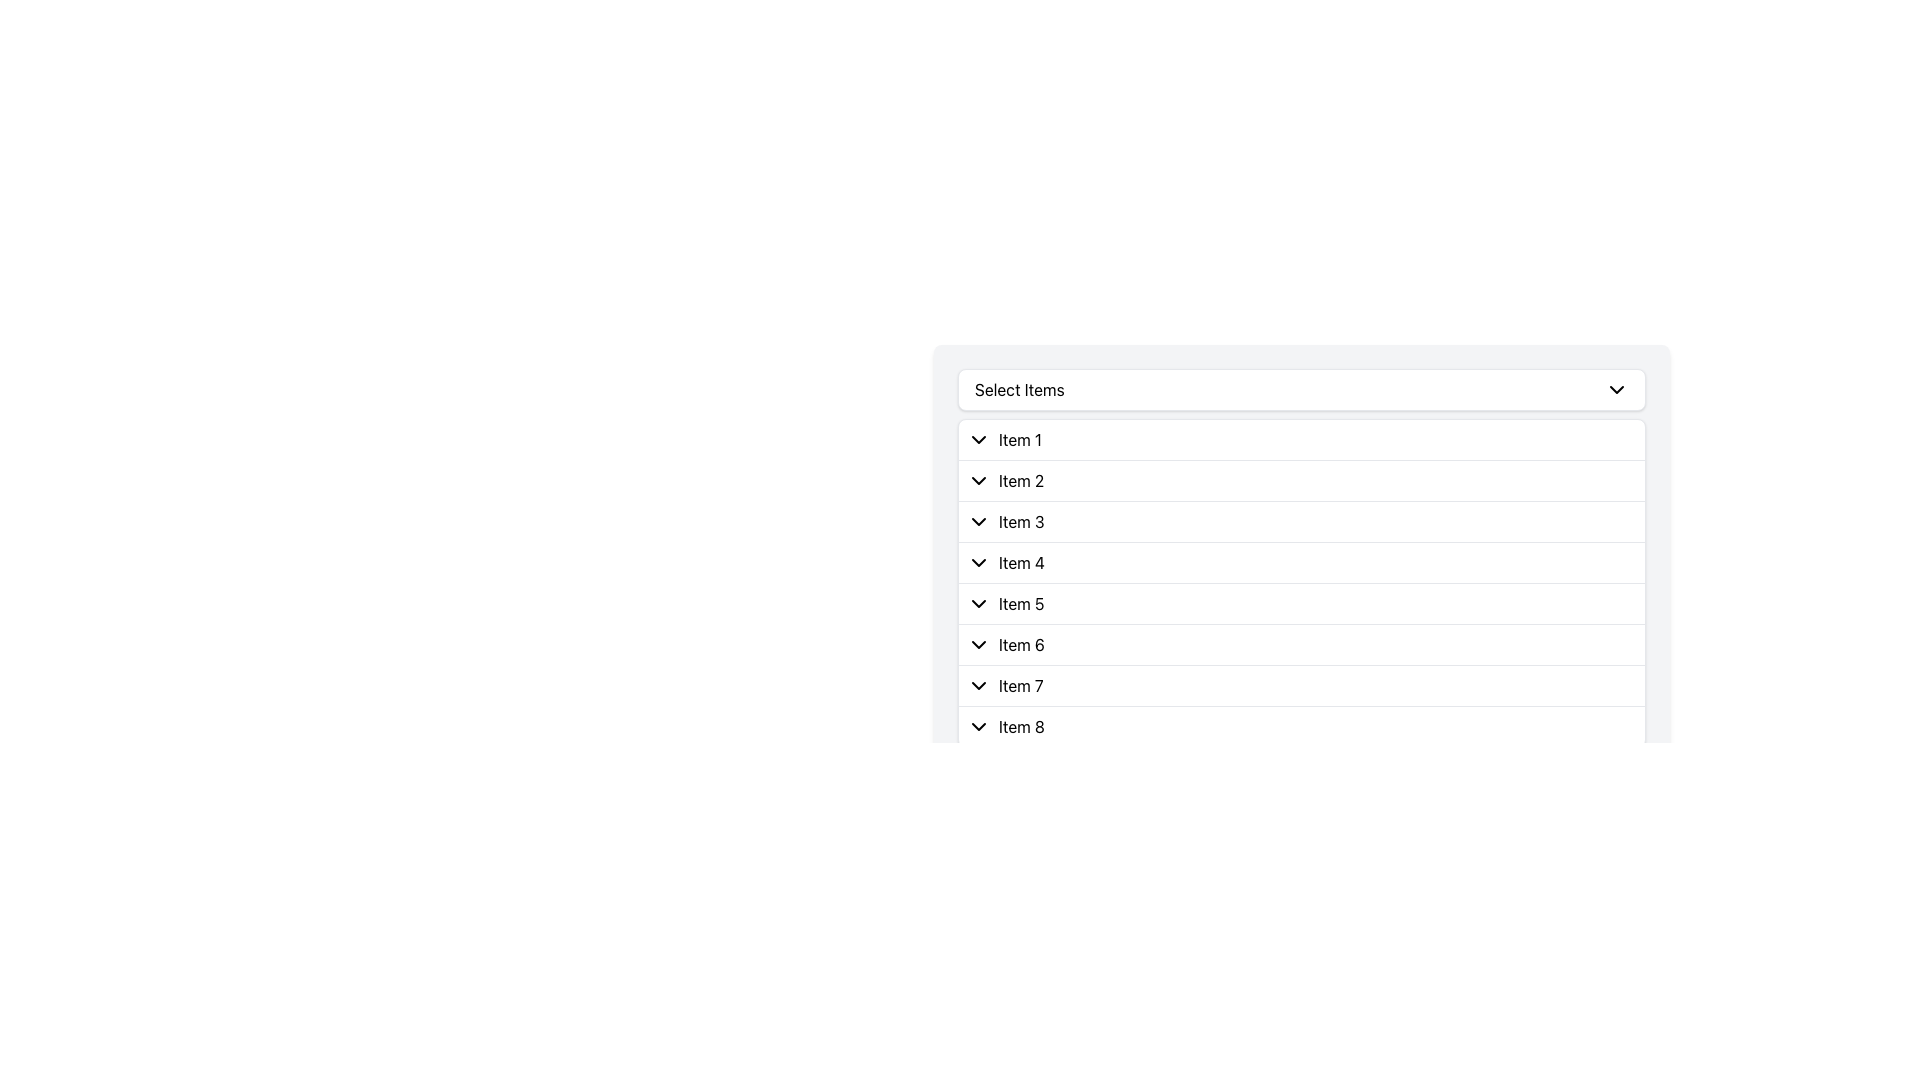 The height and width of the screenshot is (1080, 1920). Describe the element at coordinates (979, 603) in the screenshot. I see `the small downward-facing chevron icon located to the left of the 'Item 5' label` at that location.